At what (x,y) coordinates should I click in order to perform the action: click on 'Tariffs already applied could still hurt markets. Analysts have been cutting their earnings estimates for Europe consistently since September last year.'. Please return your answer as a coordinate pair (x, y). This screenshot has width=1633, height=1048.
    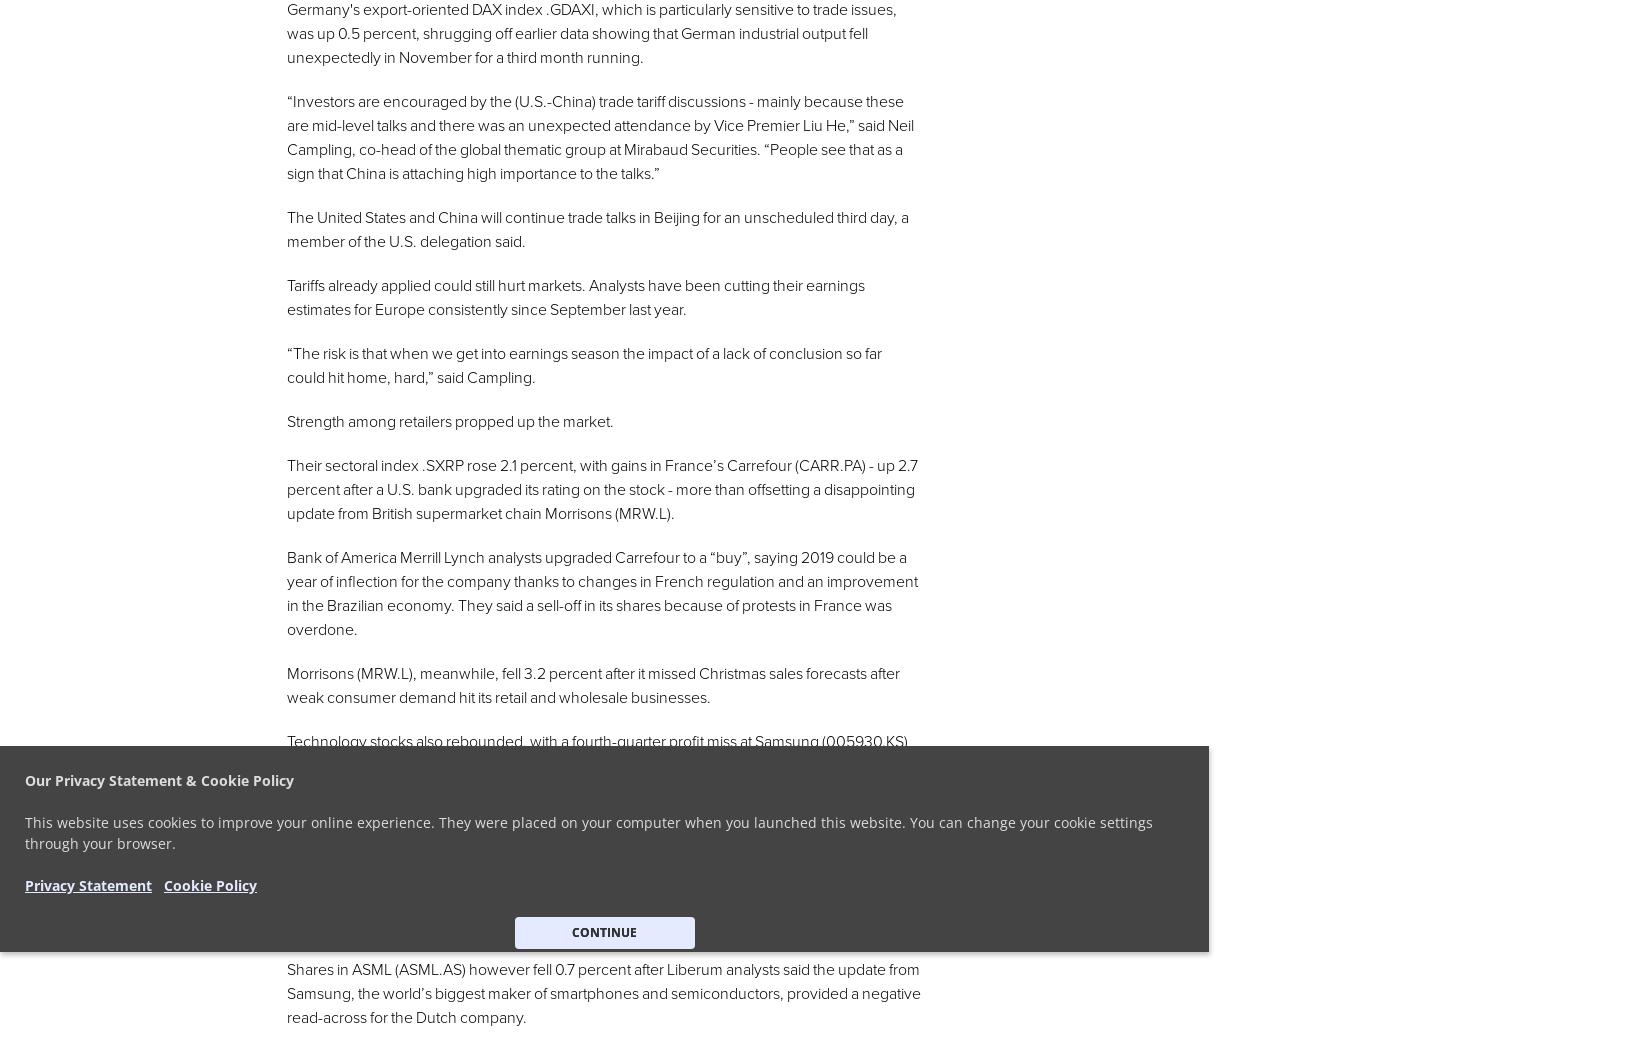
    Looking at the image, I should click on (574, 297).